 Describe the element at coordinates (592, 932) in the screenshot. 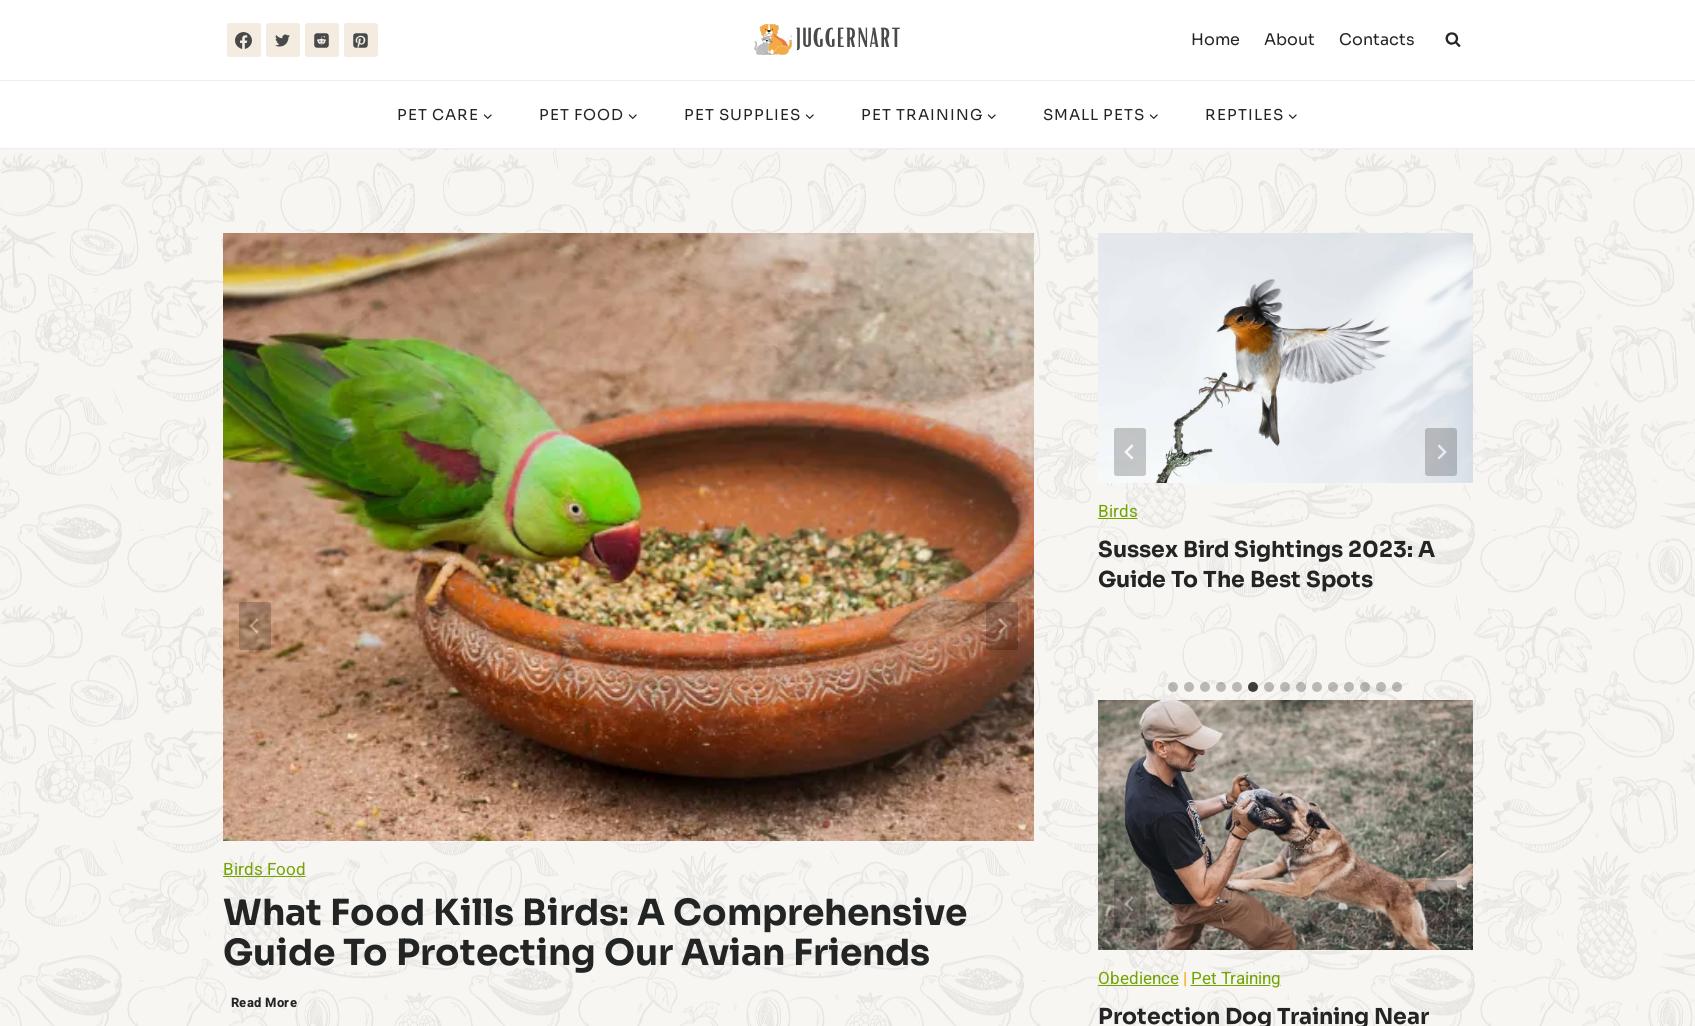

I see `'What Food Kills Birds: A Comprehensive Guide to Protecting Our Avian Friends'` at that location.